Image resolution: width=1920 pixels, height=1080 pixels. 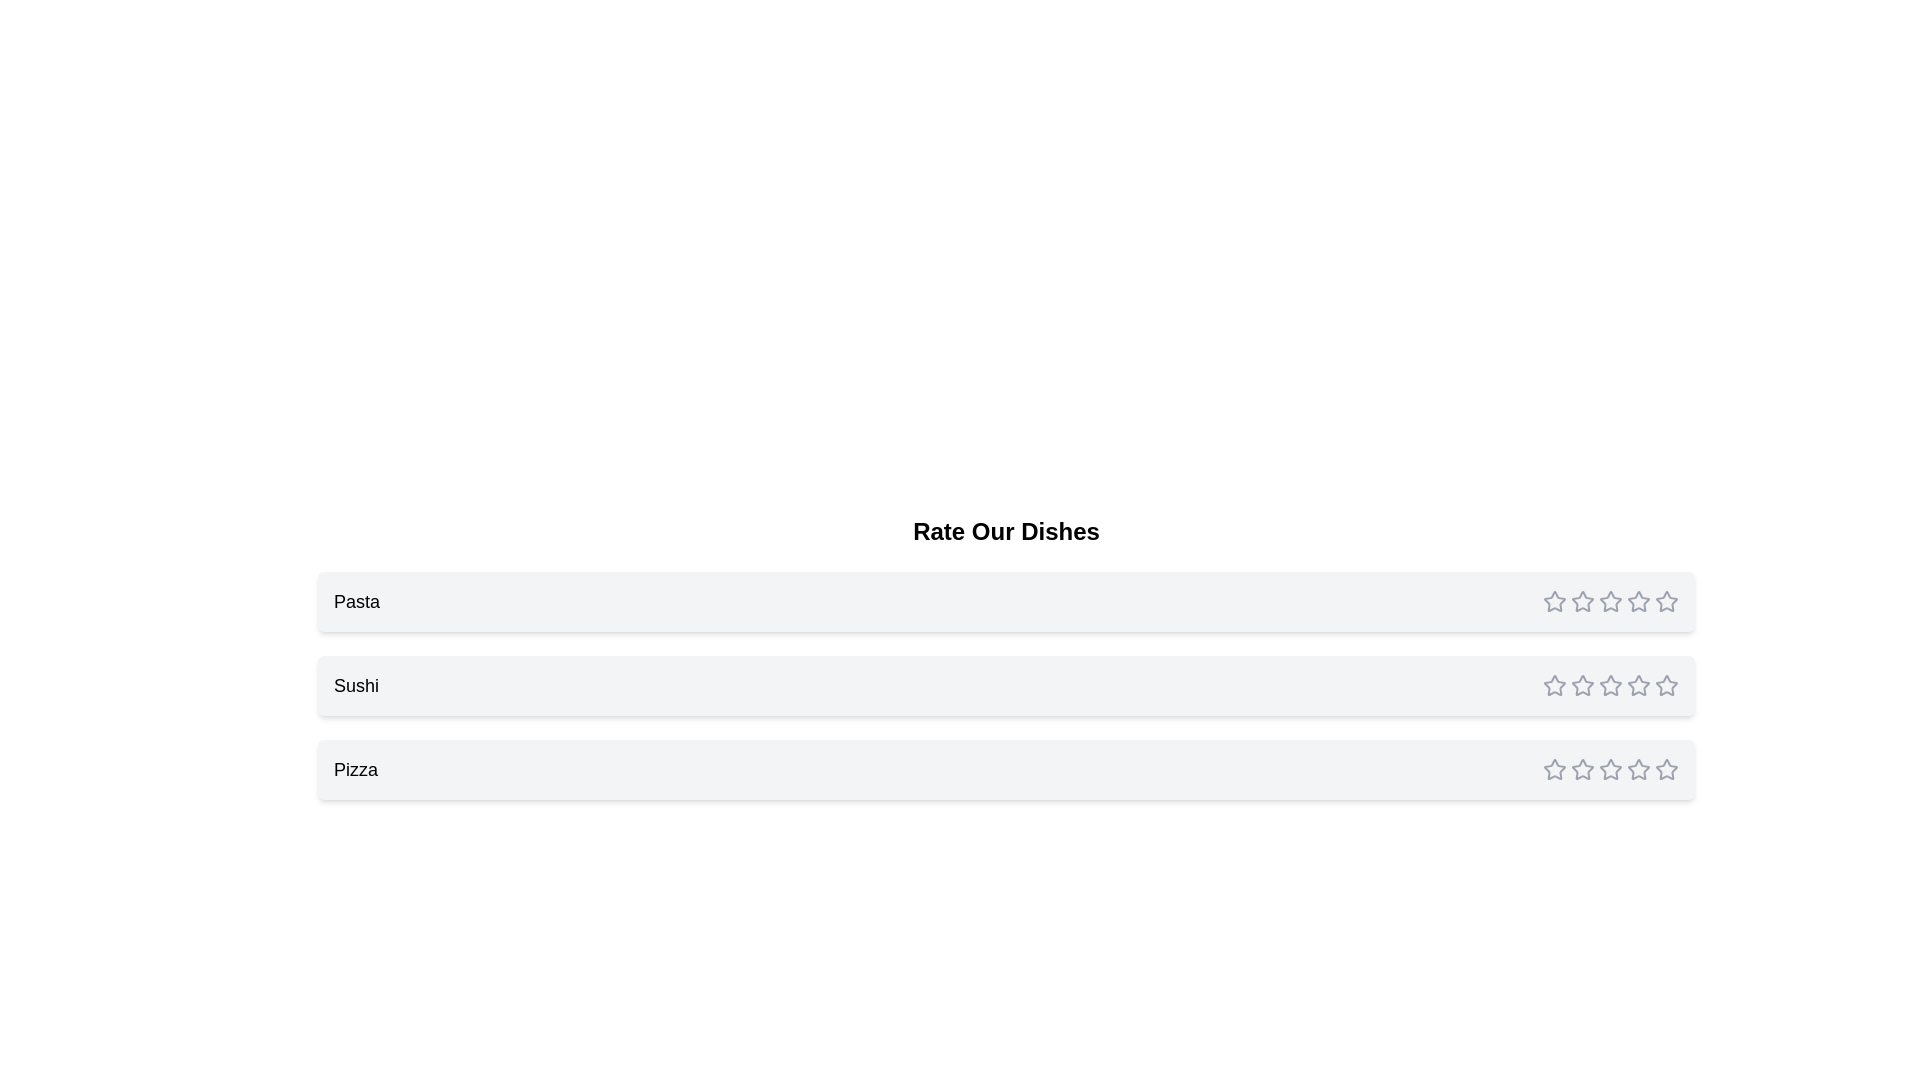 What do you see at coordinates (1609, 684) in the screenshot?
I see `the second star in the rating bar associated with 'Sushi'` at bounding box center [1609, 684].